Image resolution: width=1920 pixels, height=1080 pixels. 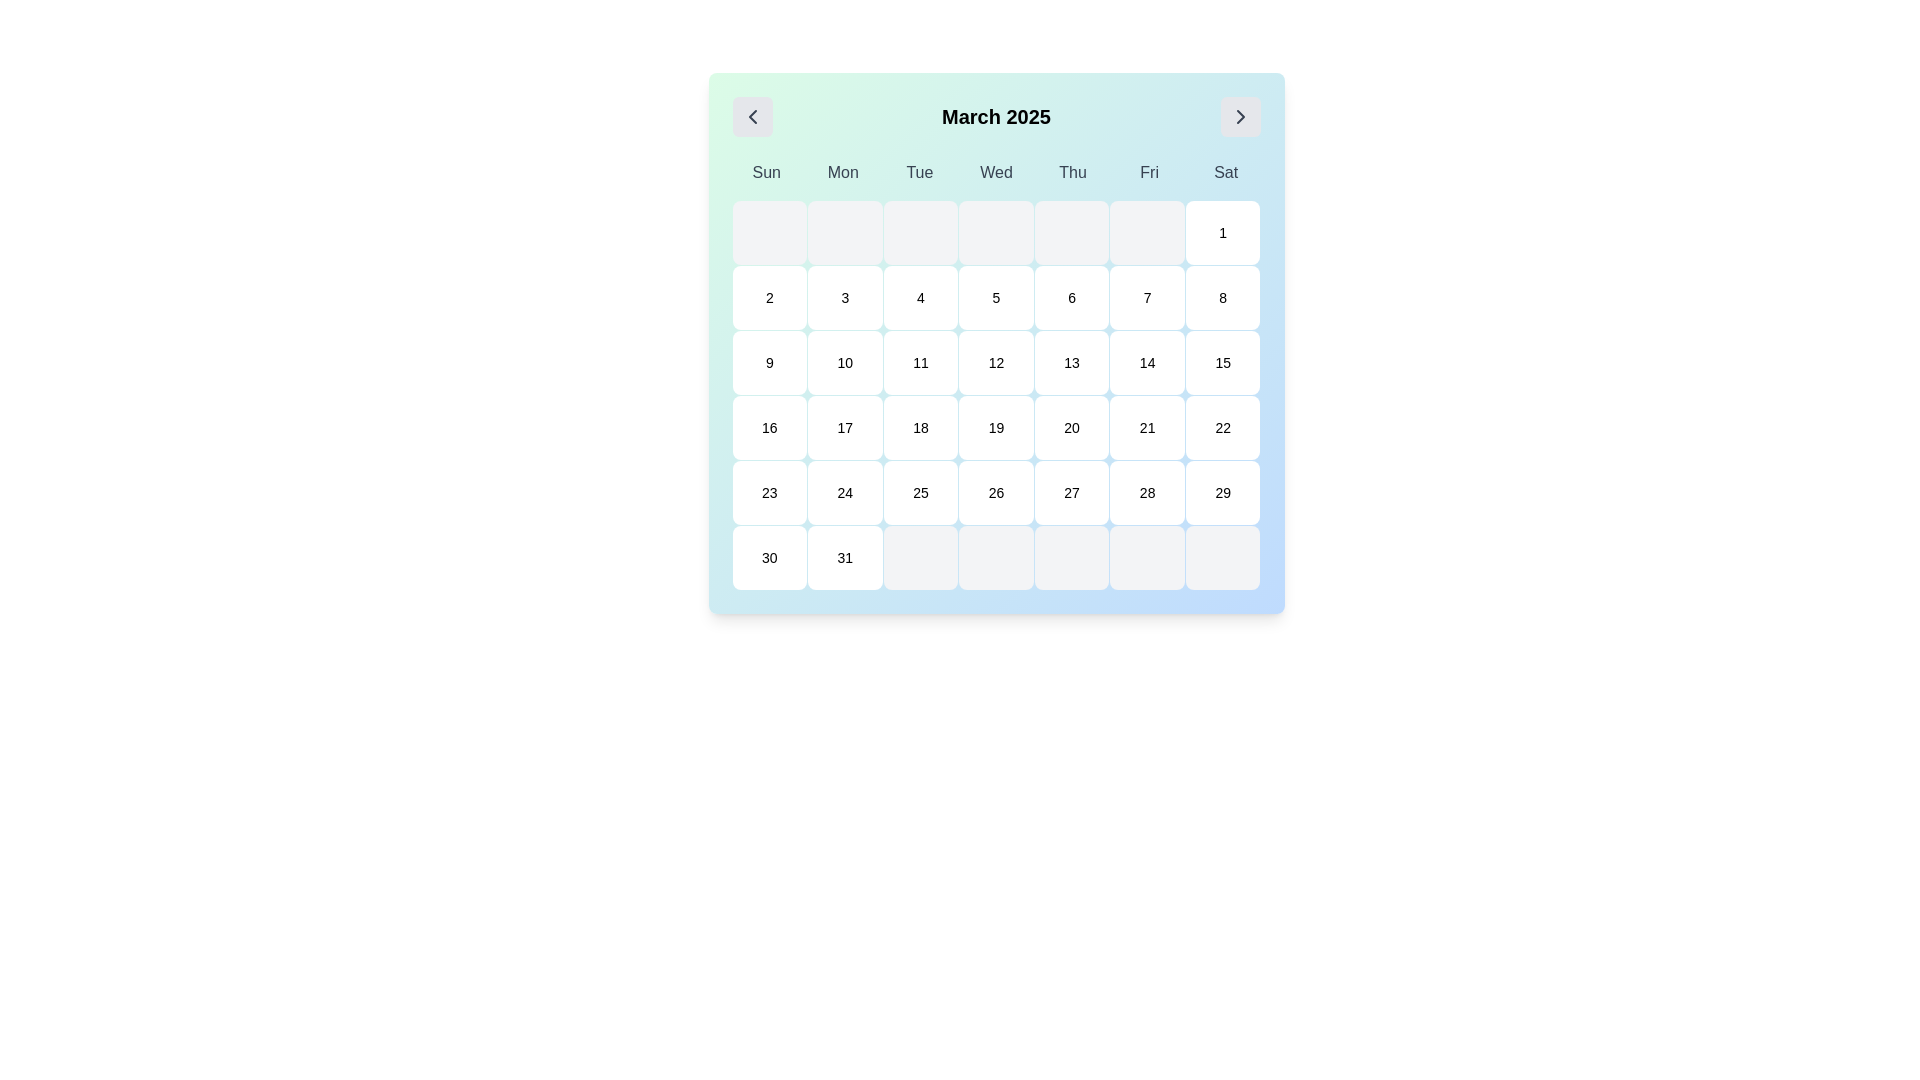 What do you see at coordinates (768, 231) in the screenshot?
I see `the first grid cell in the calendar under the 'Sun' column, which is non-interactive and acts as a placeholder` at bounding box center [768, 231].